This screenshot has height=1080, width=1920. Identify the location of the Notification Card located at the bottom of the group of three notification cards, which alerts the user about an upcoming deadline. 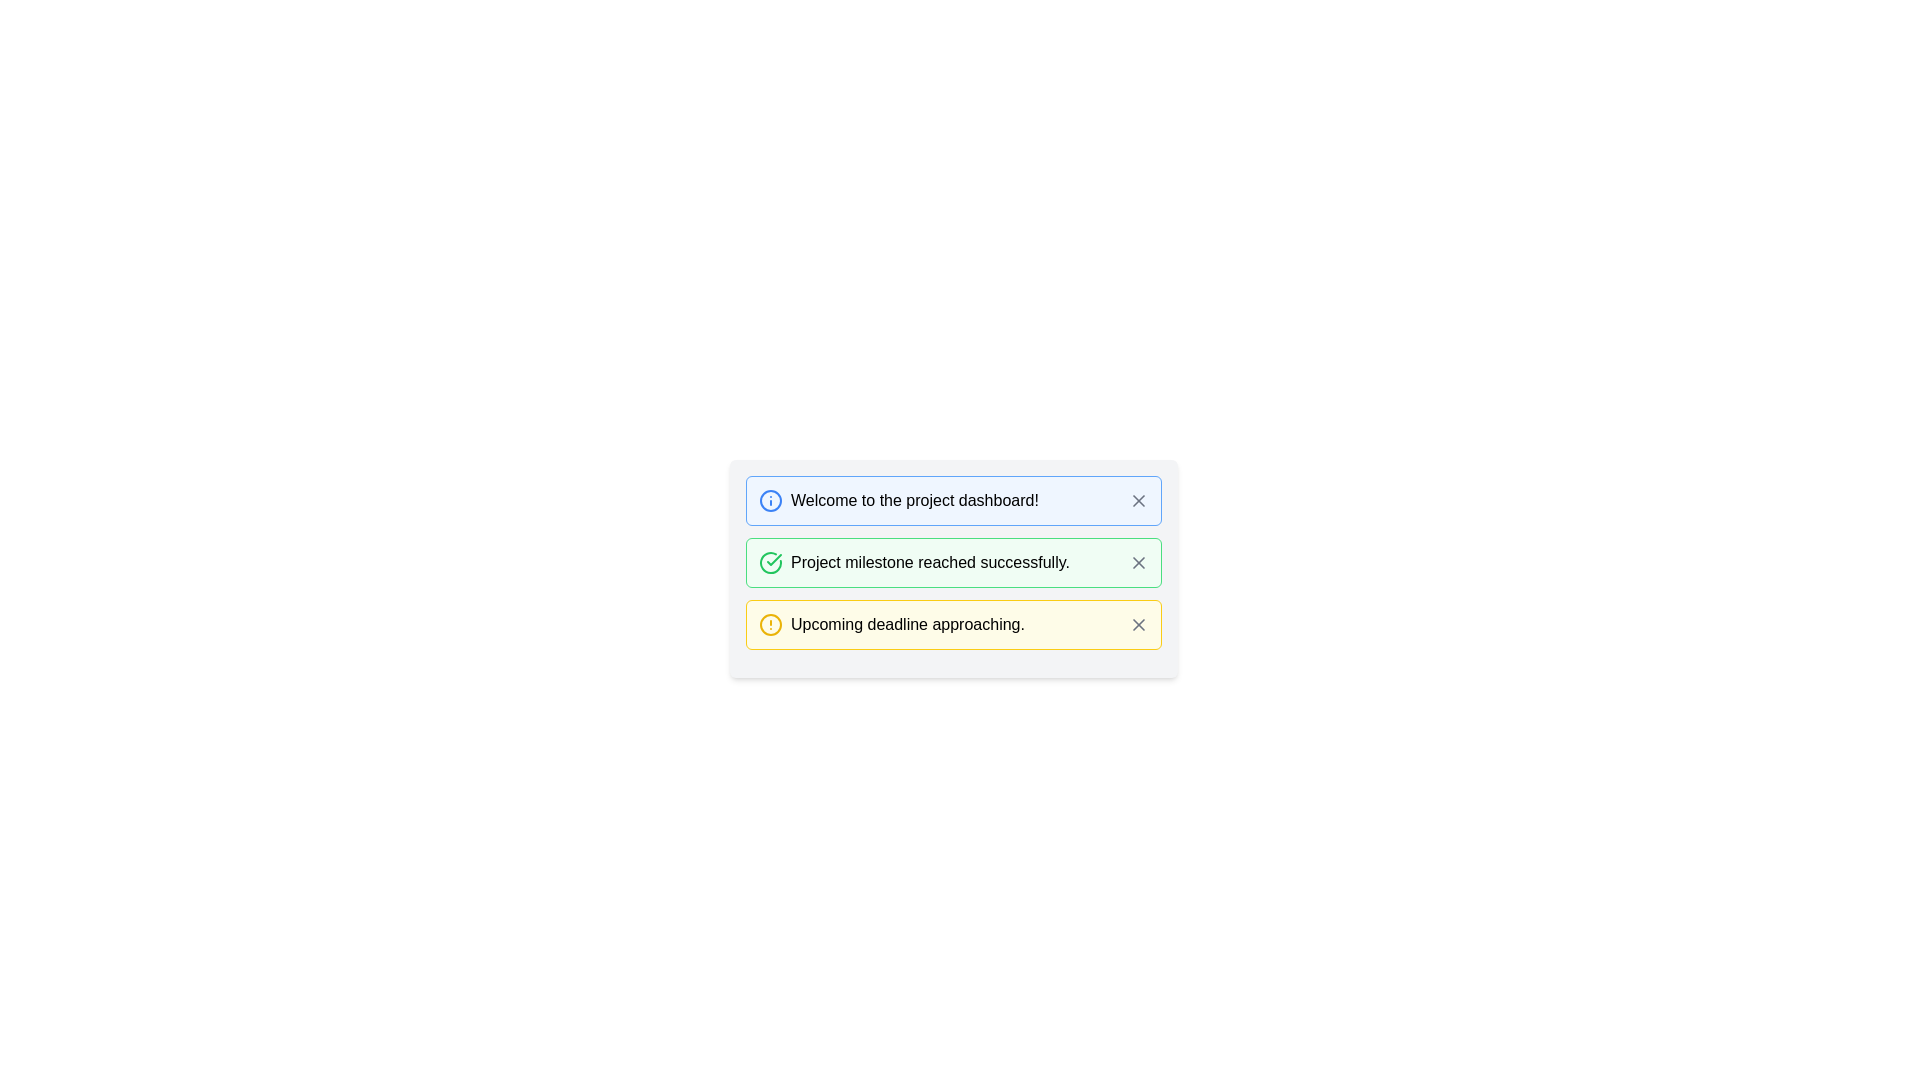
(953, 623).